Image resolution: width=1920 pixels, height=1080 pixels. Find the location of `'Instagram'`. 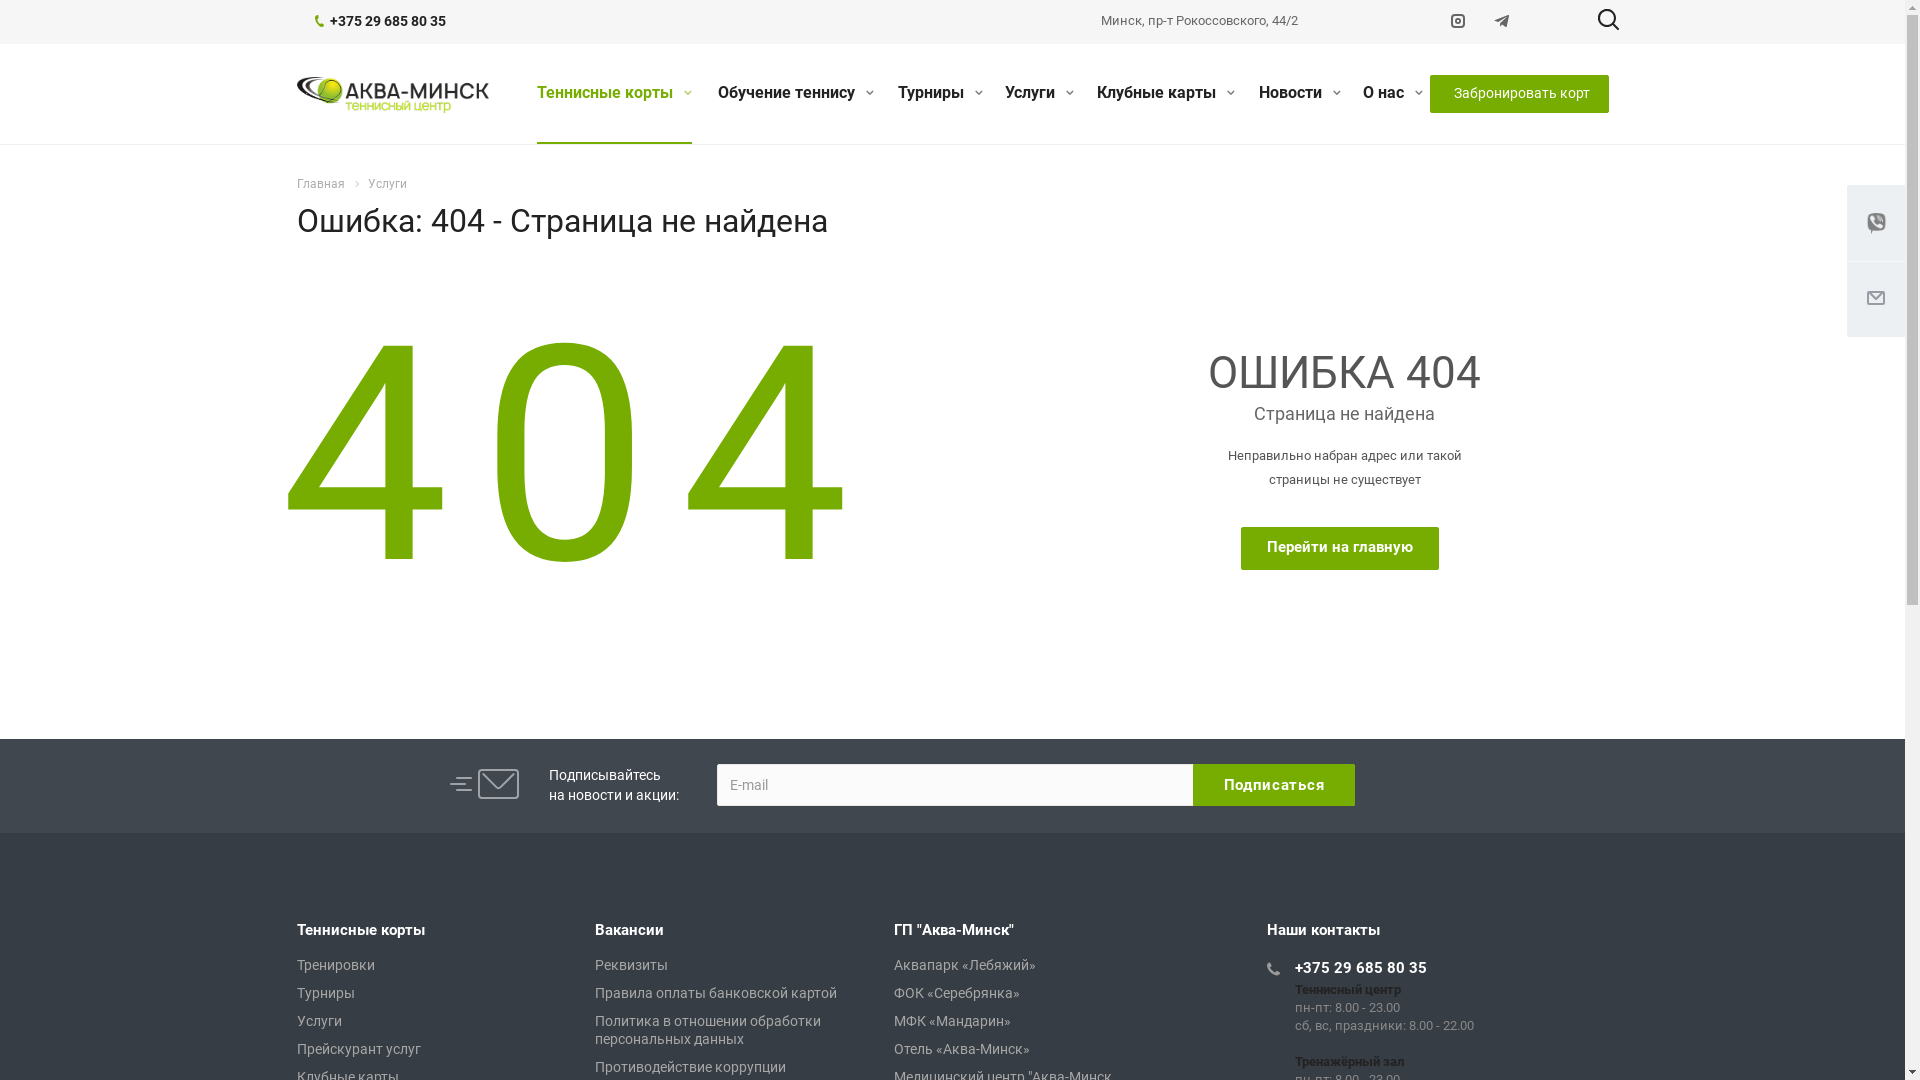

'Instagram' is located at coordinates (1458, 22).